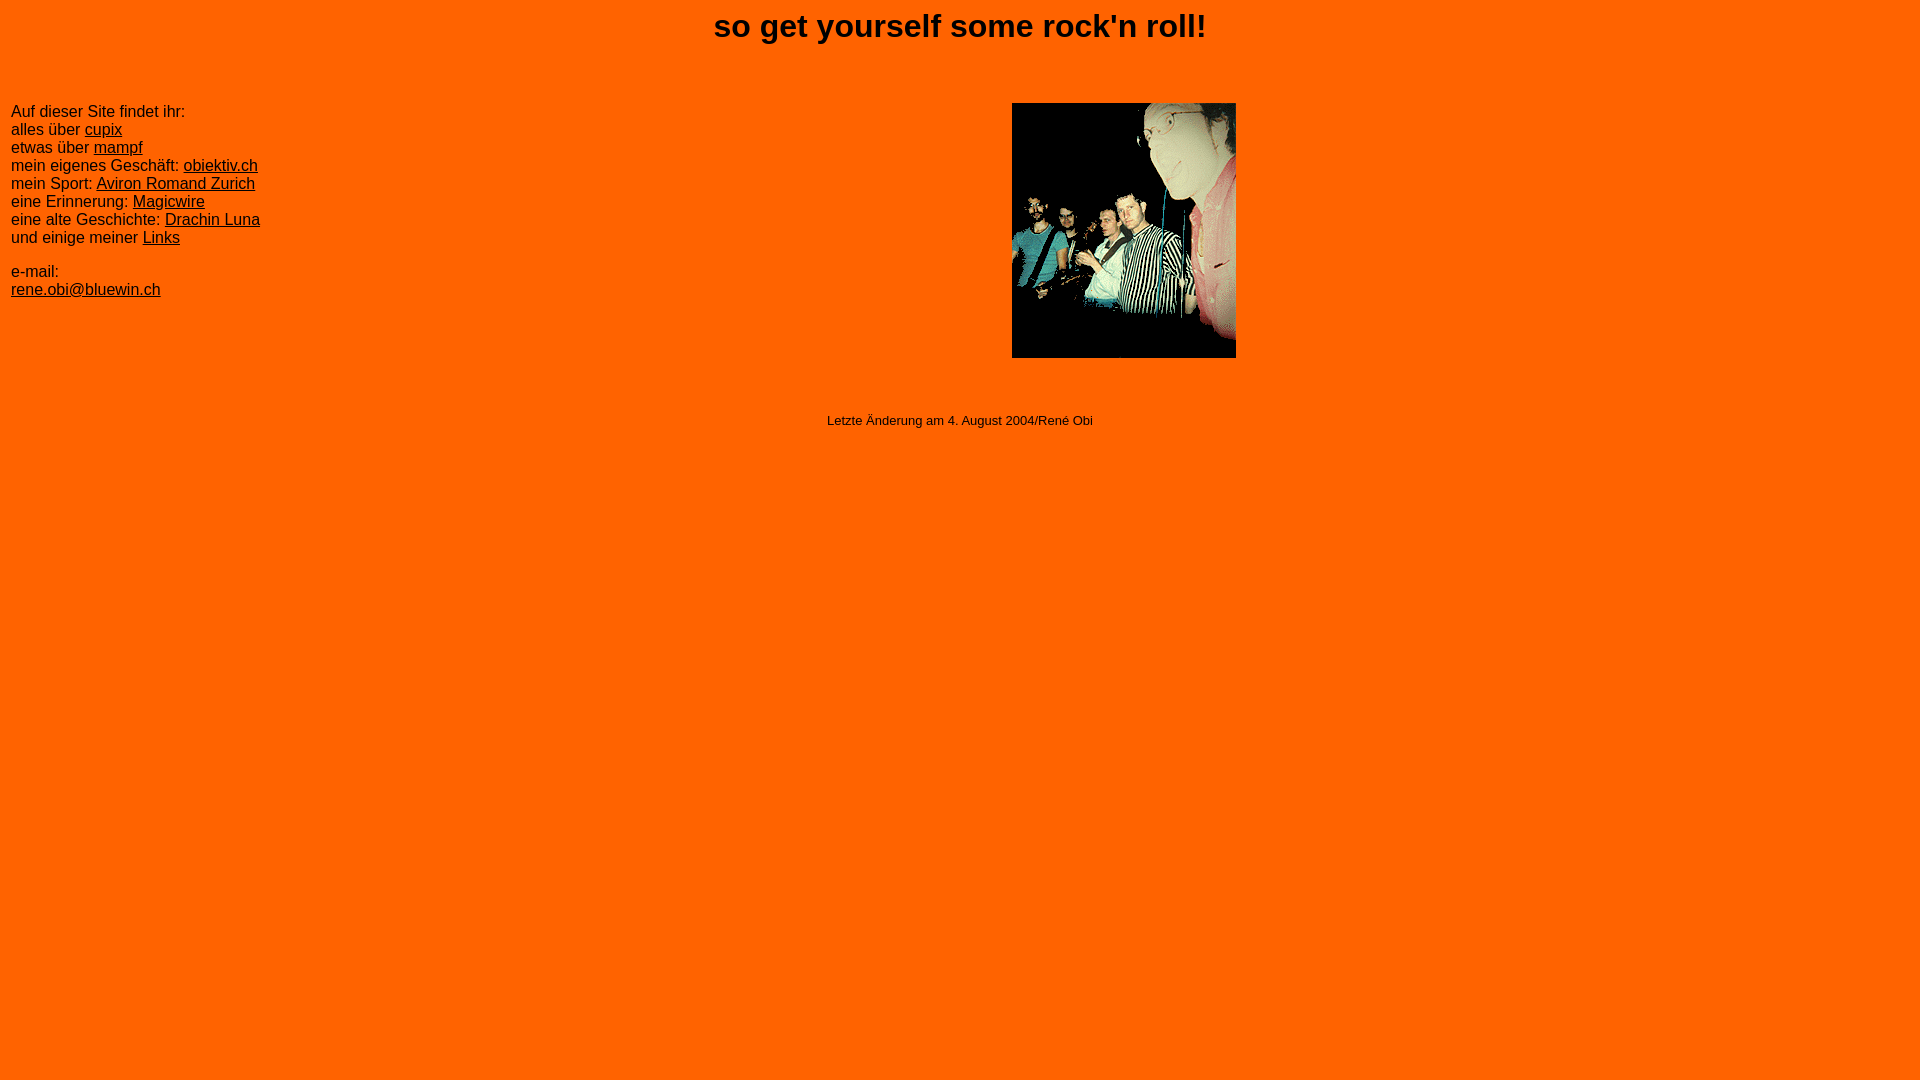  I want to click on 'obiektiv.ch', so click(220, 164).